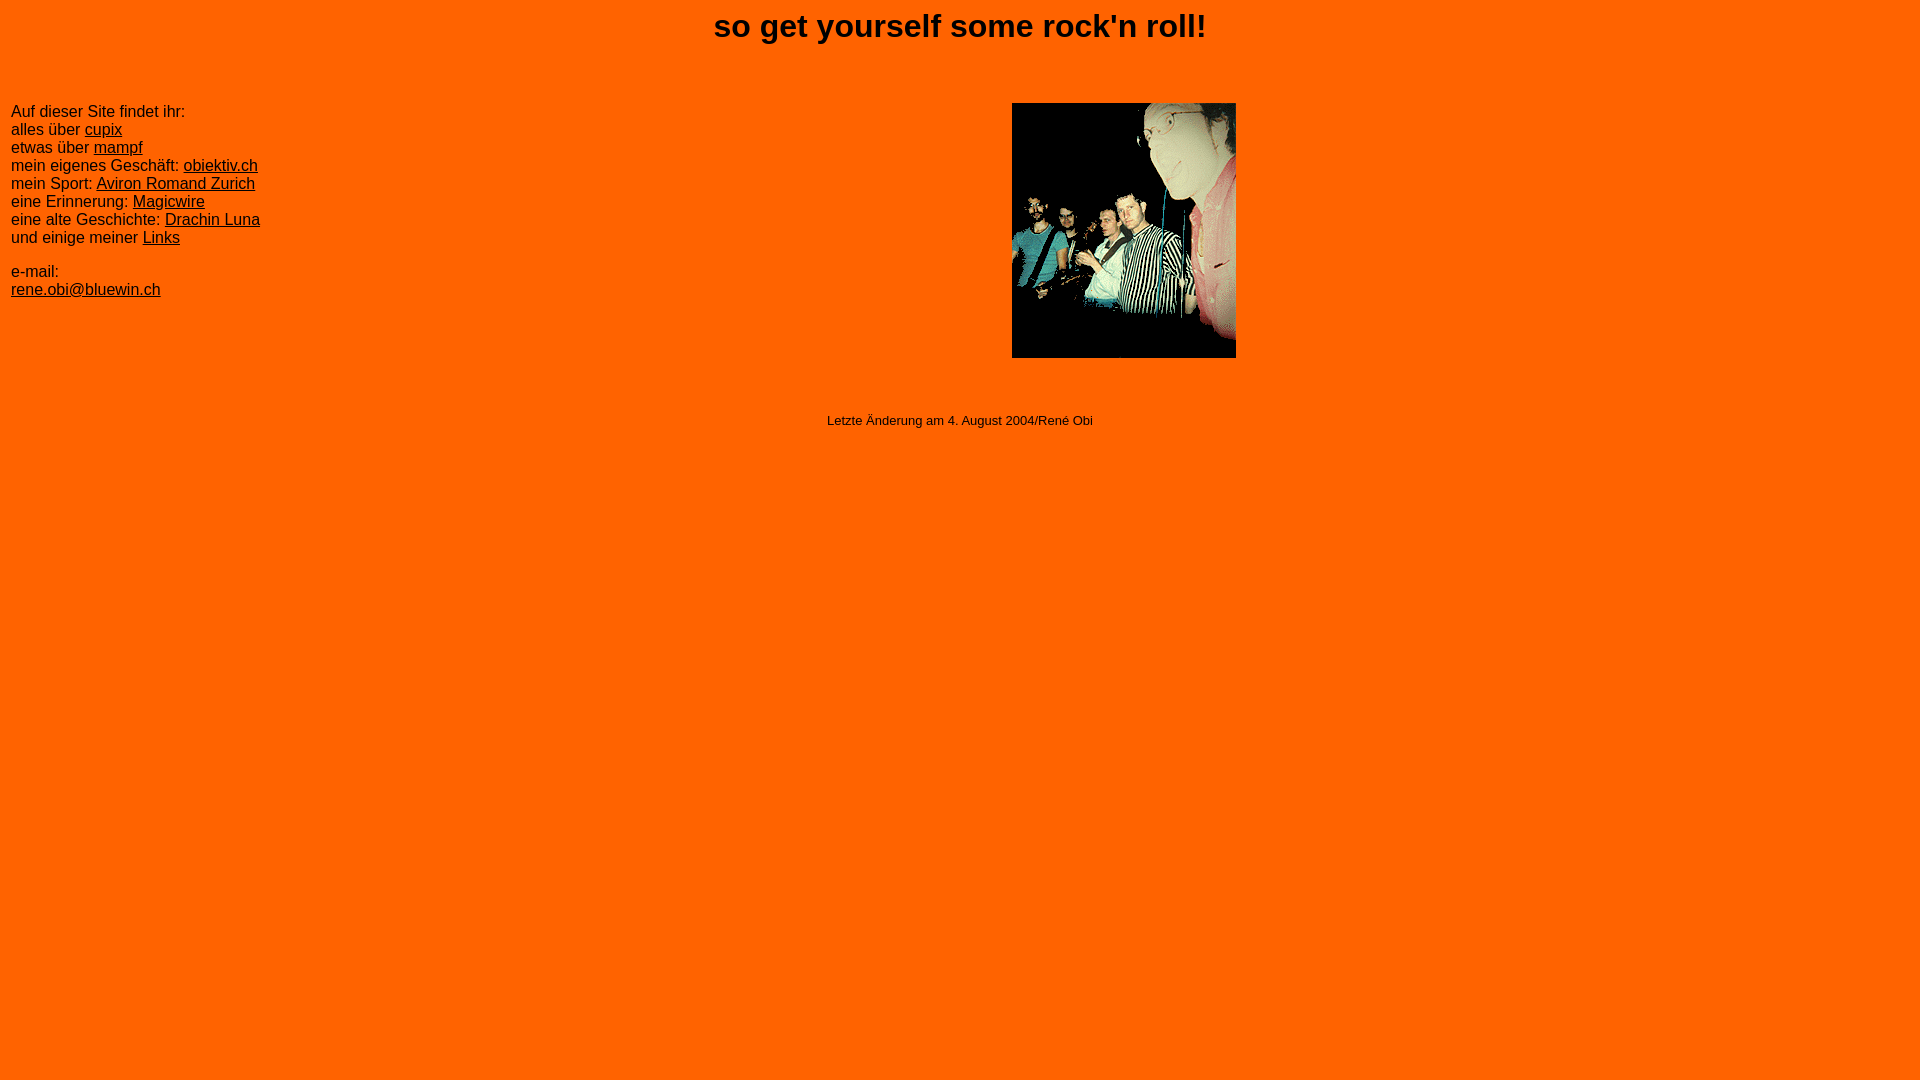  I want to click on 'obiektiv.ch', so click(220, 164).